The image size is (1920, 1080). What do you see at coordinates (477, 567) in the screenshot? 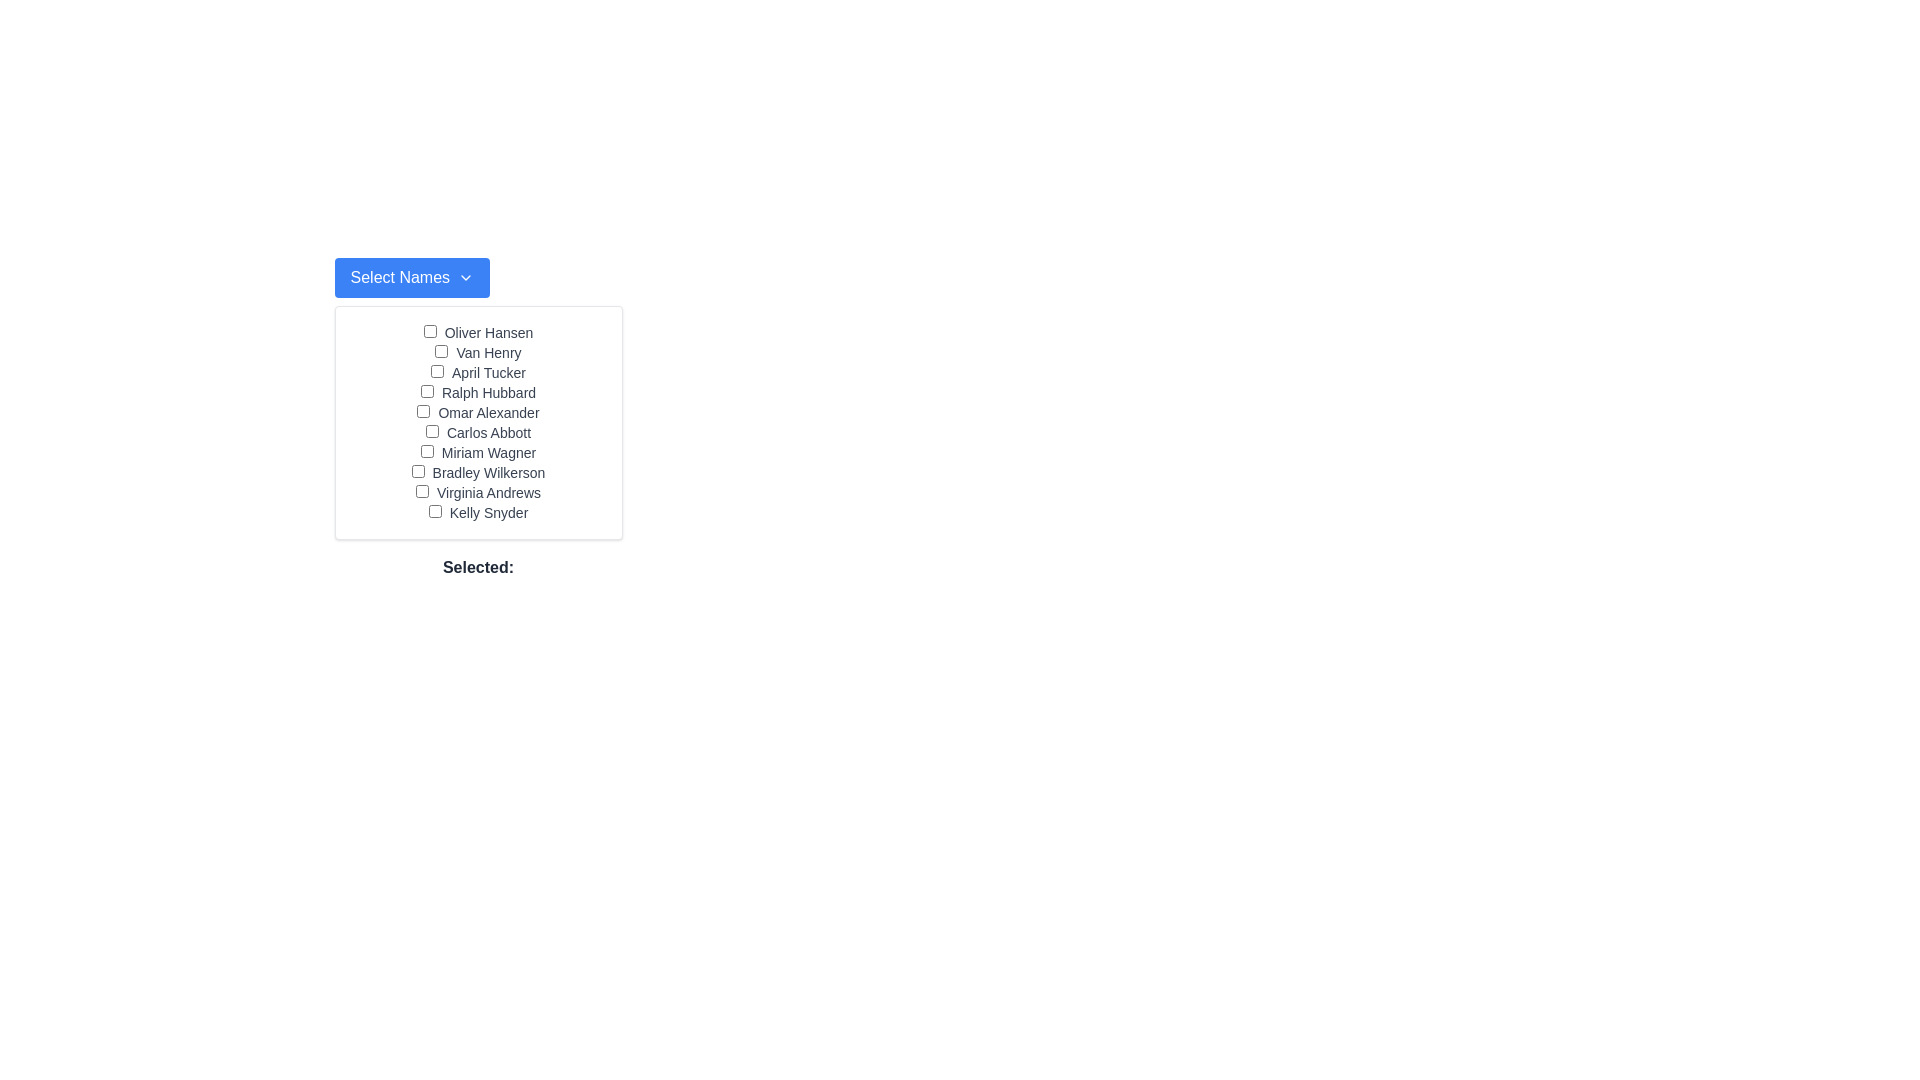
I see `the text label reading 'Selected:' which is styled with a bold font and dark text color, located at the bottom of a grid of selectable names and checkboxes` at bounding box center [477, 567].